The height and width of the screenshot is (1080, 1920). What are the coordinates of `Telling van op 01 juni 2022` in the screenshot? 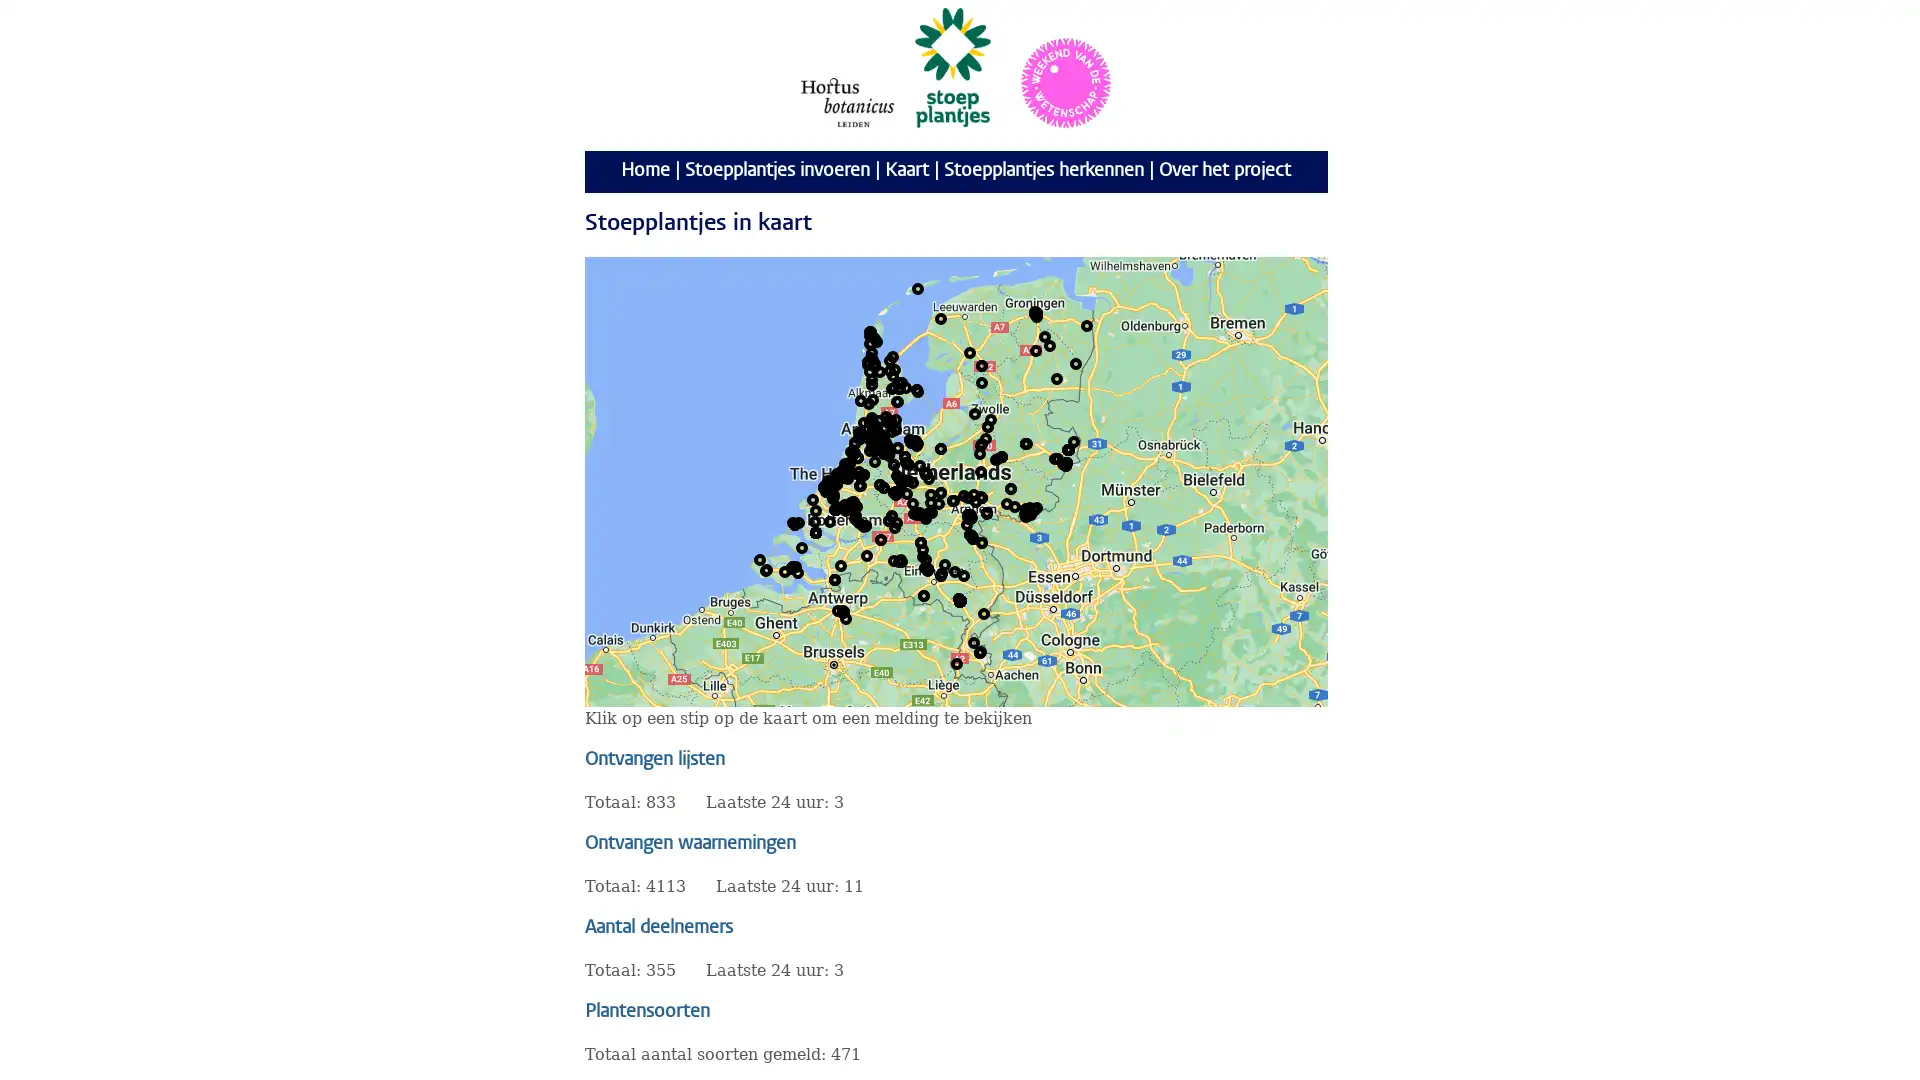 It's located at (872, 415).